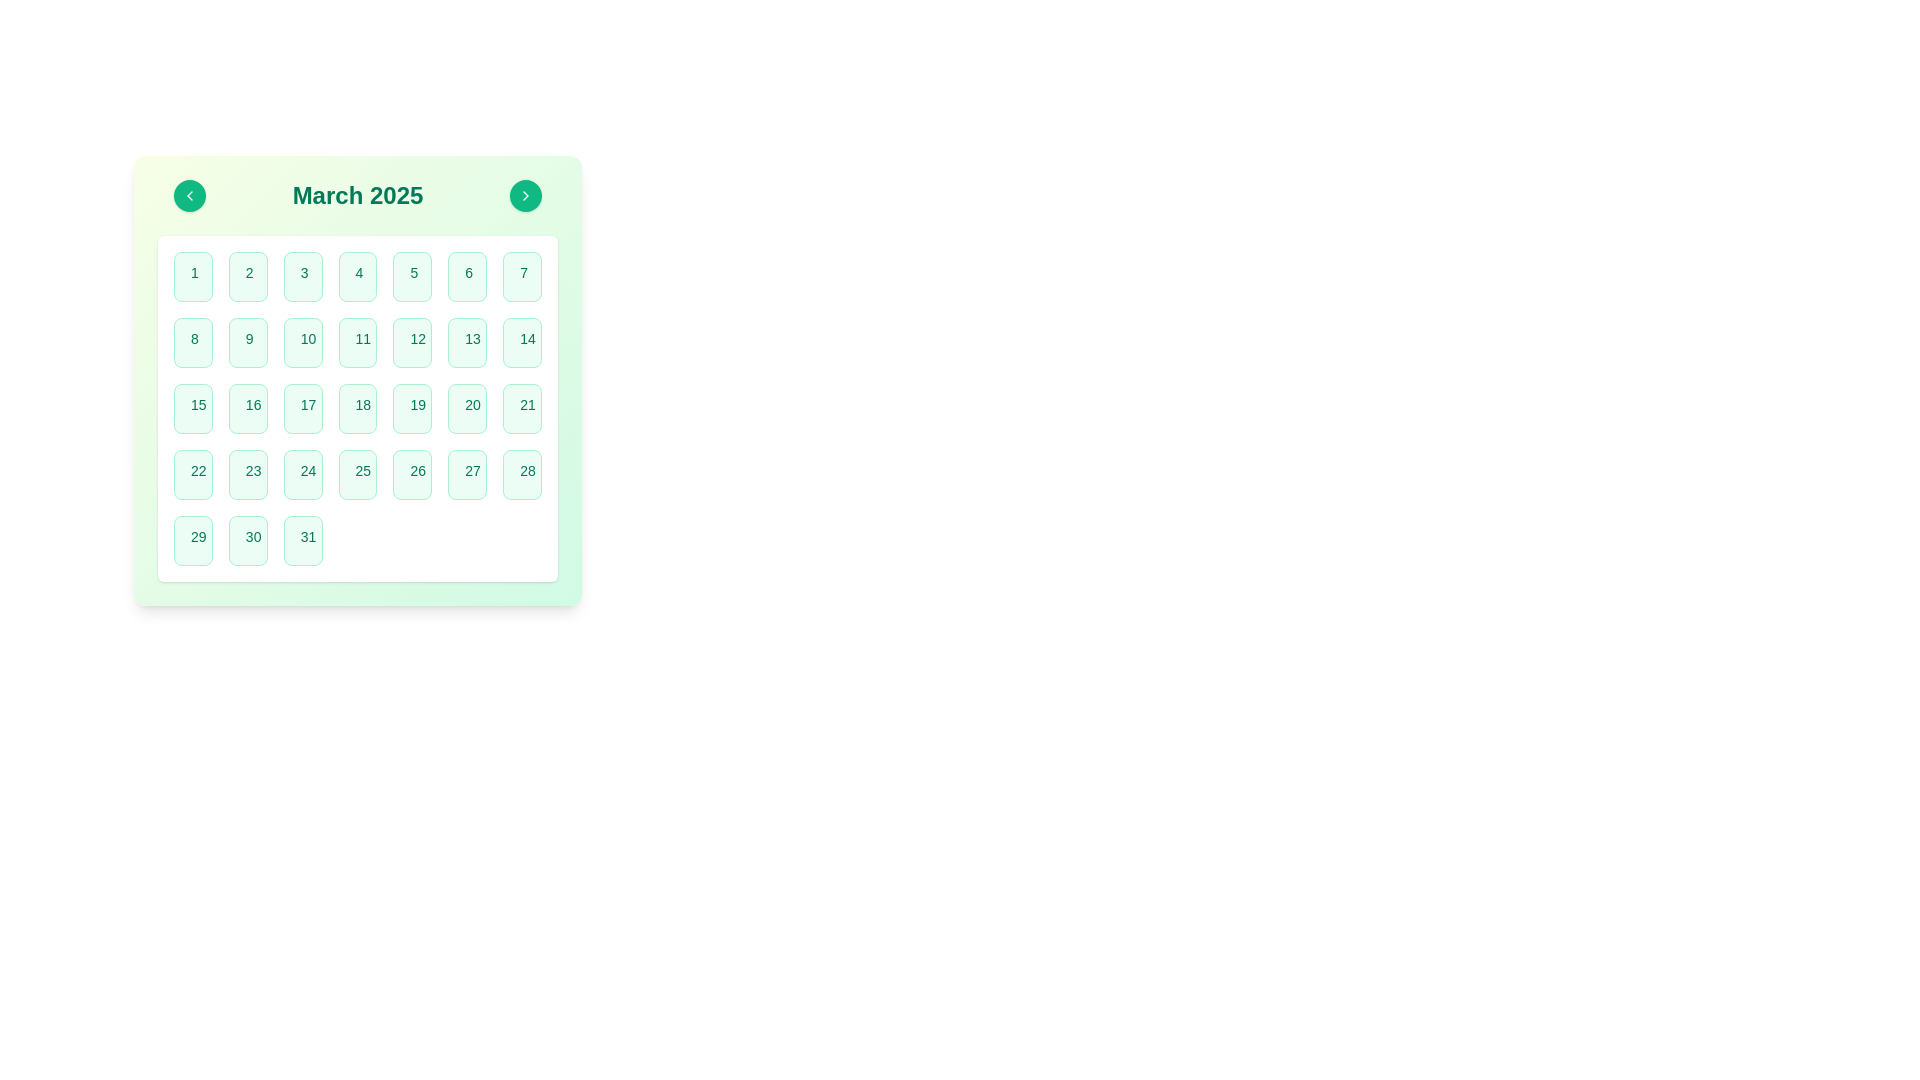  Describe the element at coordinates (252, 535) in the screenshot. I see `text displayed in the text label representing the 30th of March 2025 in the calendar grid, located in the fifth row, second-to-last position` at that location.